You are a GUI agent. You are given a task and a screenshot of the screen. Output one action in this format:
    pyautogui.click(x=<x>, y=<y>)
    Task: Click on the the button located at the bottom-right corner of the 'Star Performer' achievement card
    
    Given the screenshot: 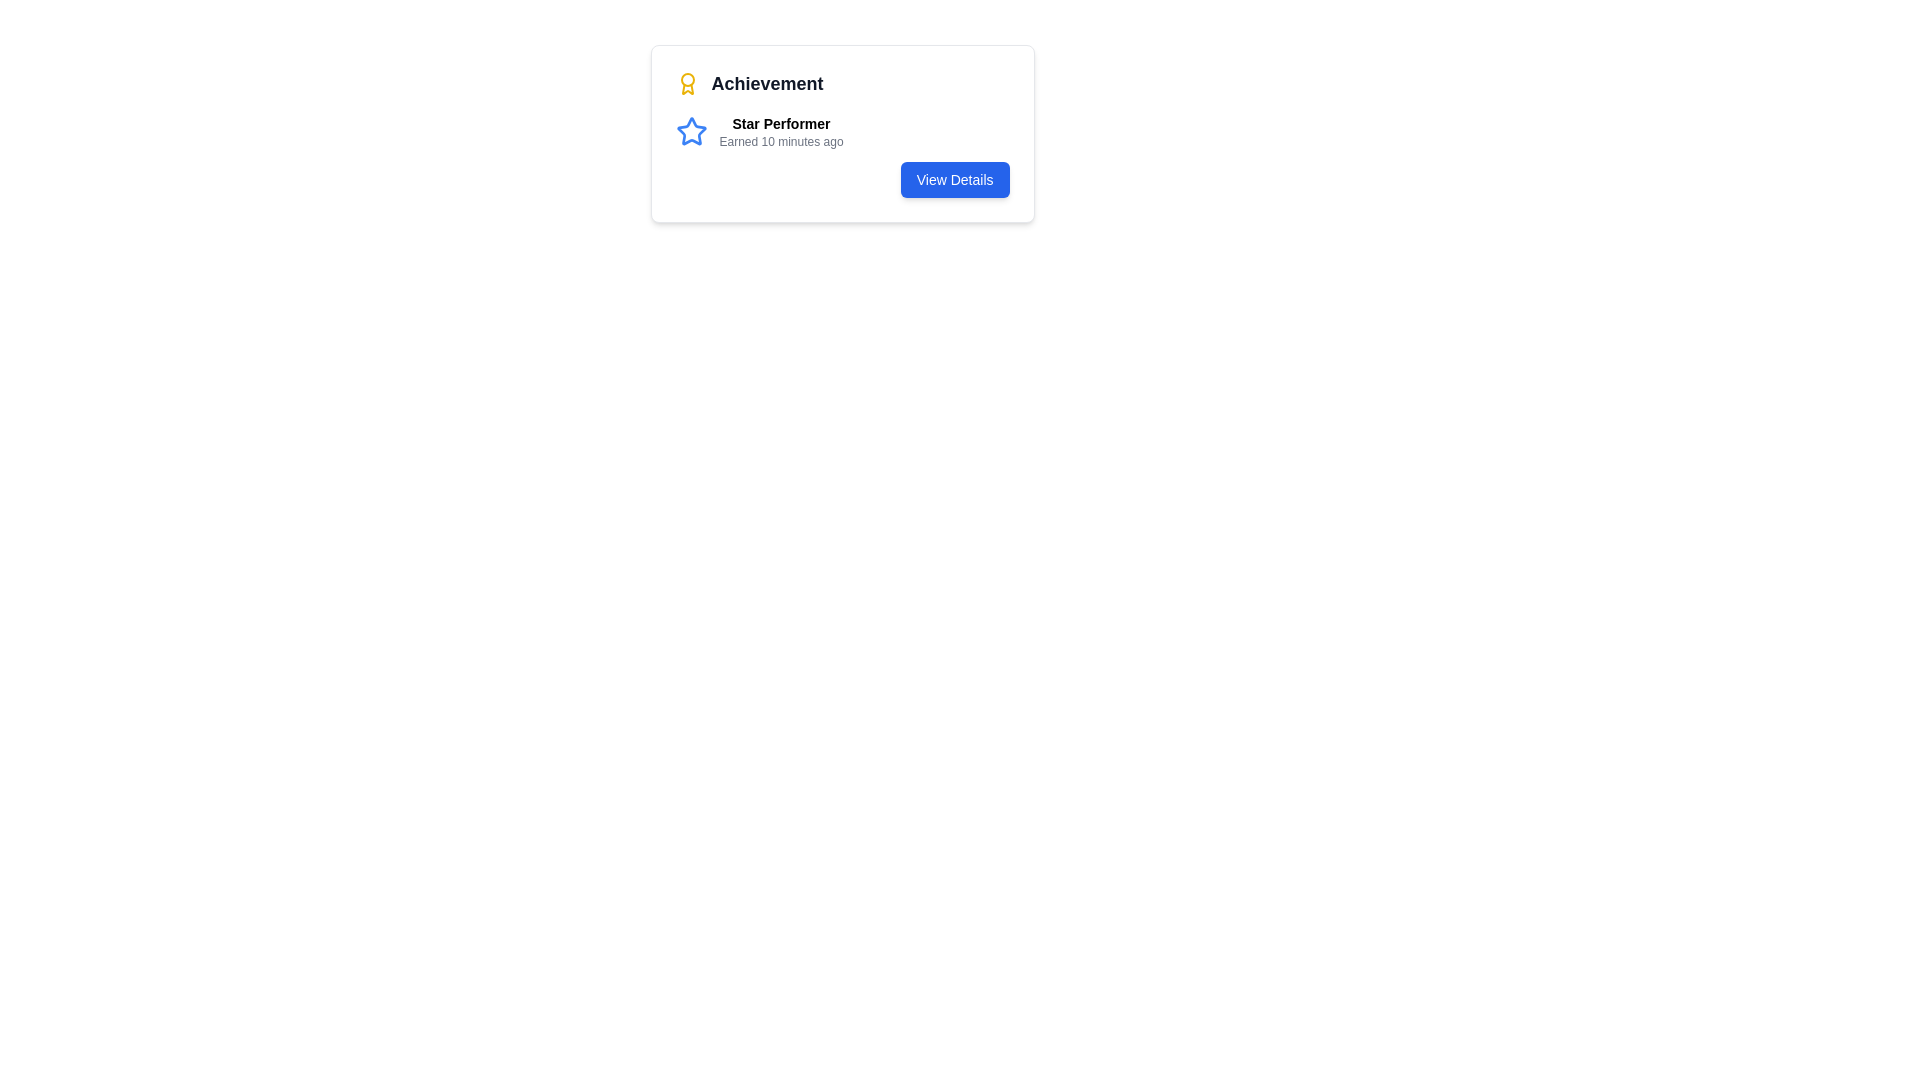 What is the action you would take?
    pyautogui.click(x=954, y=180)
    